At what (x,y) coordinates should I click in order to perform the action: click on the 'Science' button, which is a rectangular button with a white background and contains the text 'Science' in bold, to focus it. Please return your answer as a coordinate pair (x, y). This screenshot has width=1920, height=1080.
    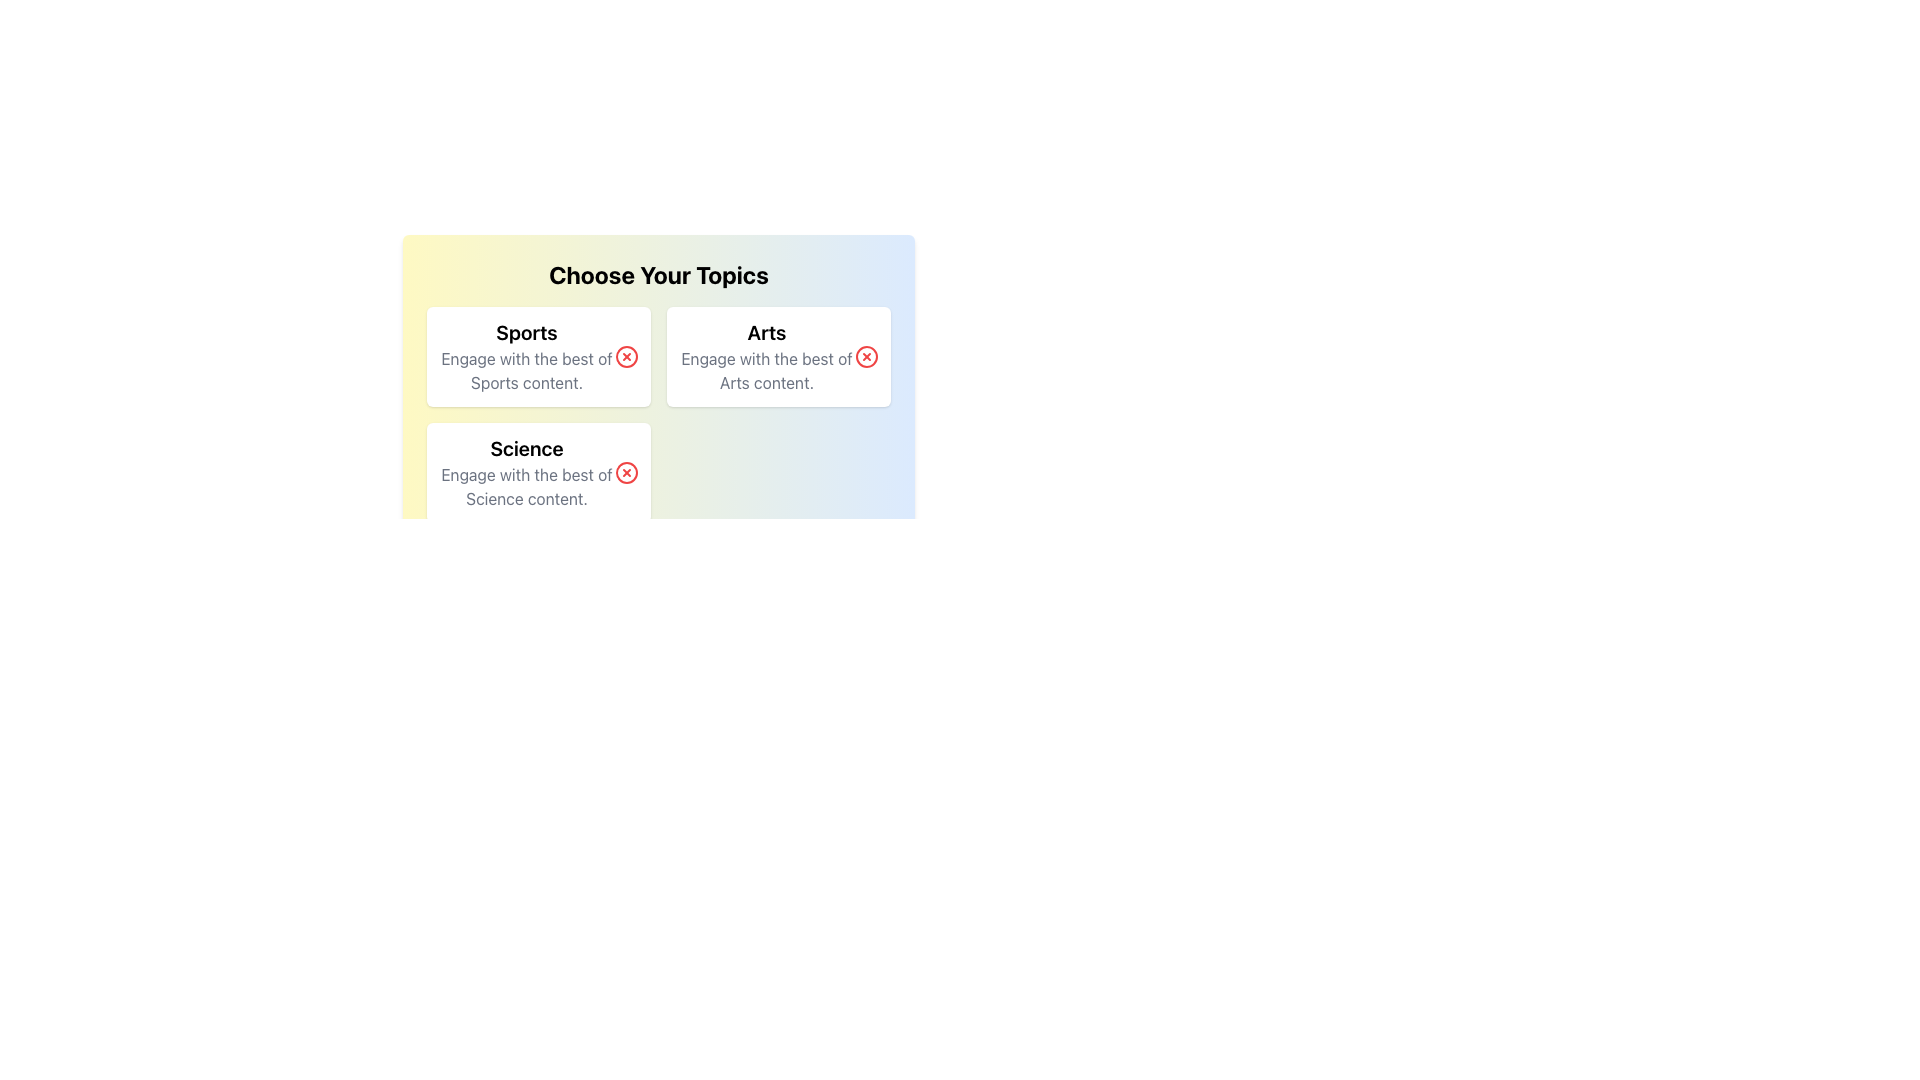
    Looking at the image, I should click on (538, 473).